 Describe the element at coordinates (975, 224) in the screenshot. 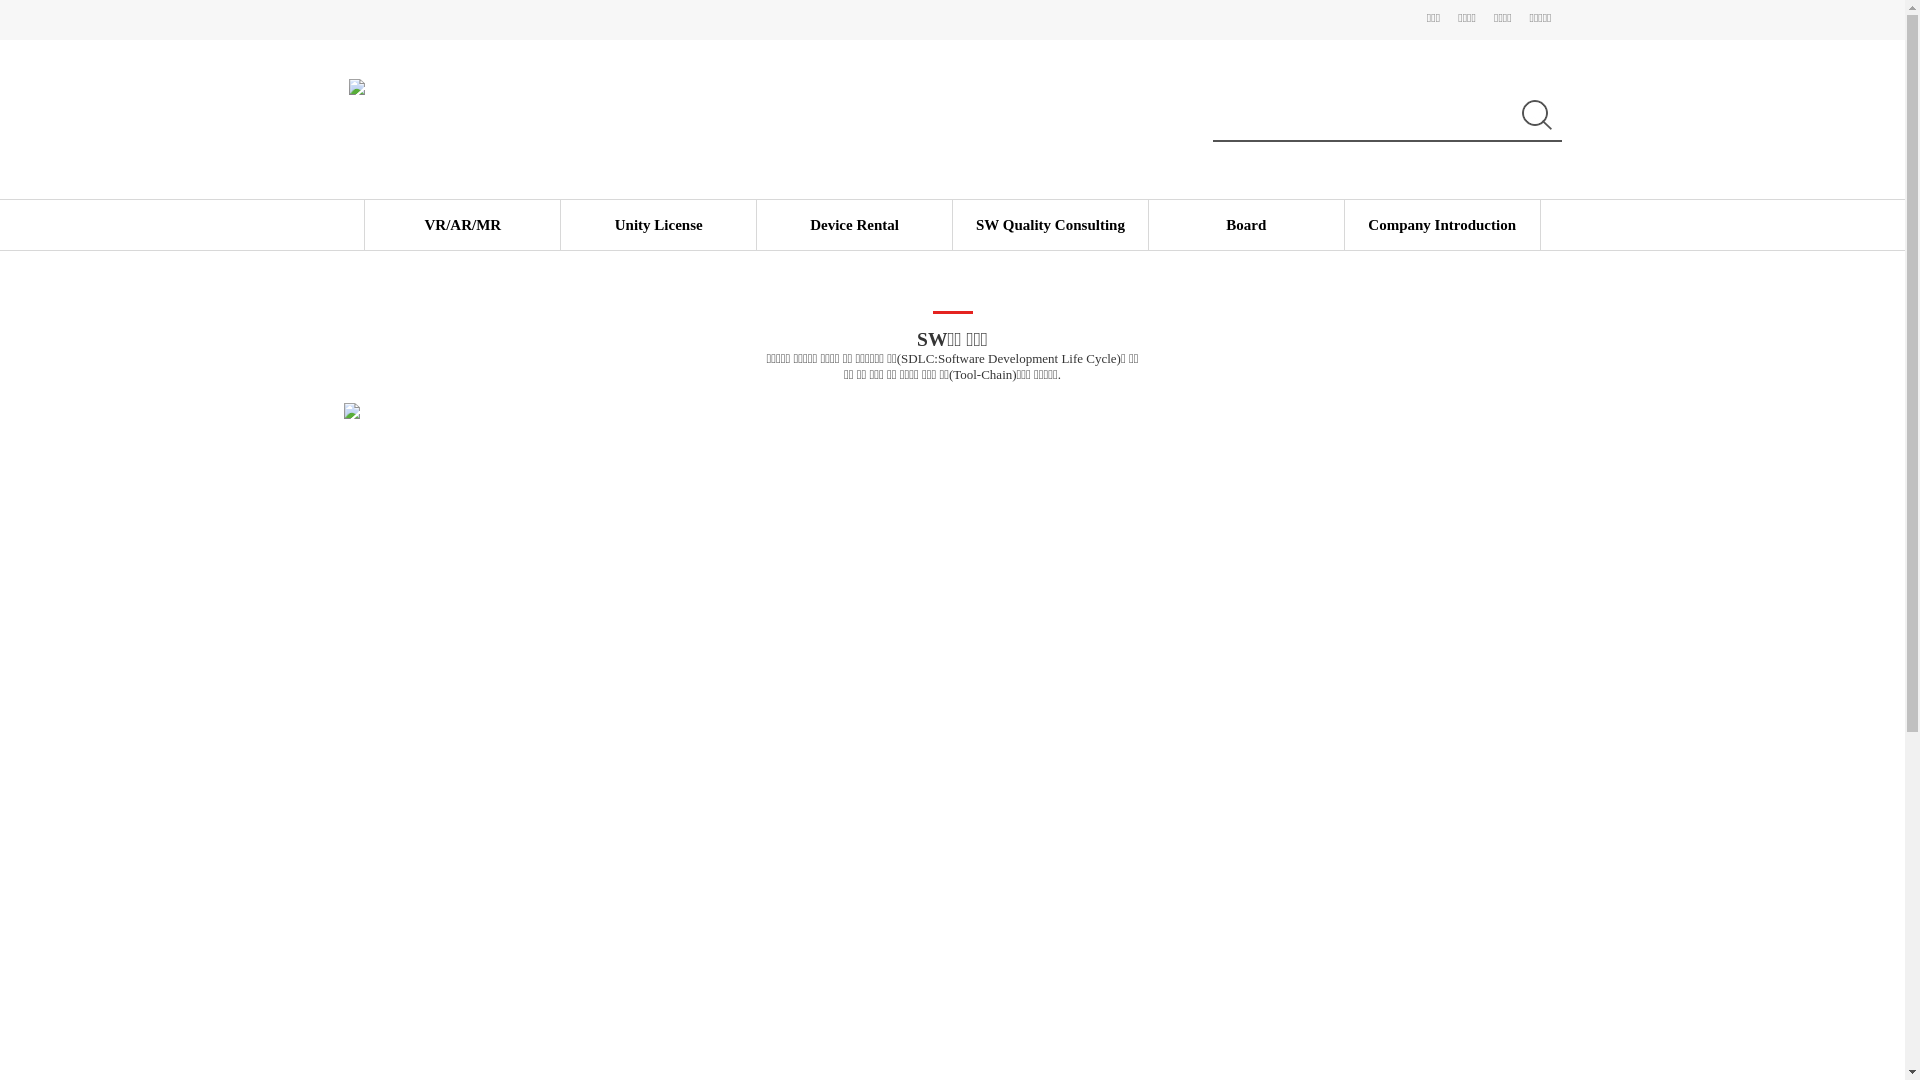

I see `'SW Quality Consulting'` at that location.